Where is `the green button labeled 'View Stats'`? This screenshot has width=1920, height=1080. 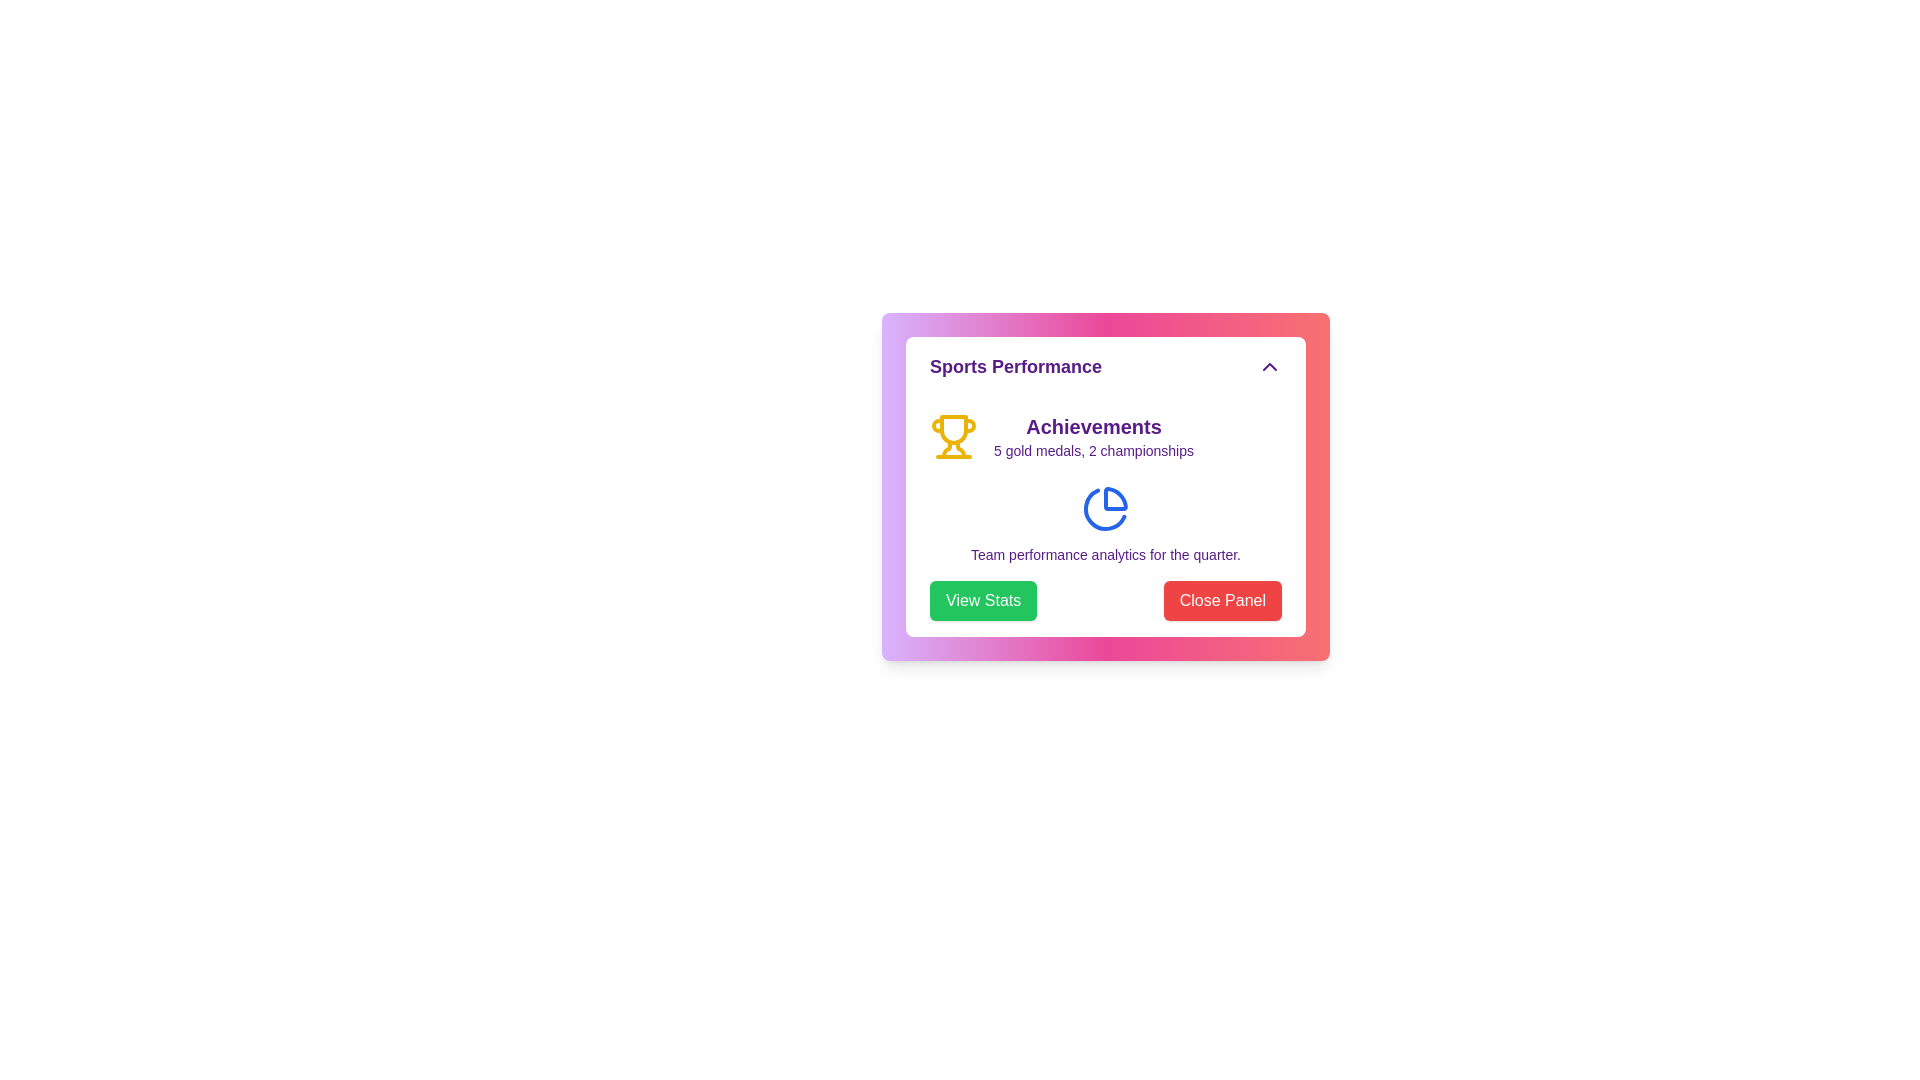
the green button labeled 'View Stats' is located at coordinates (983, 600).